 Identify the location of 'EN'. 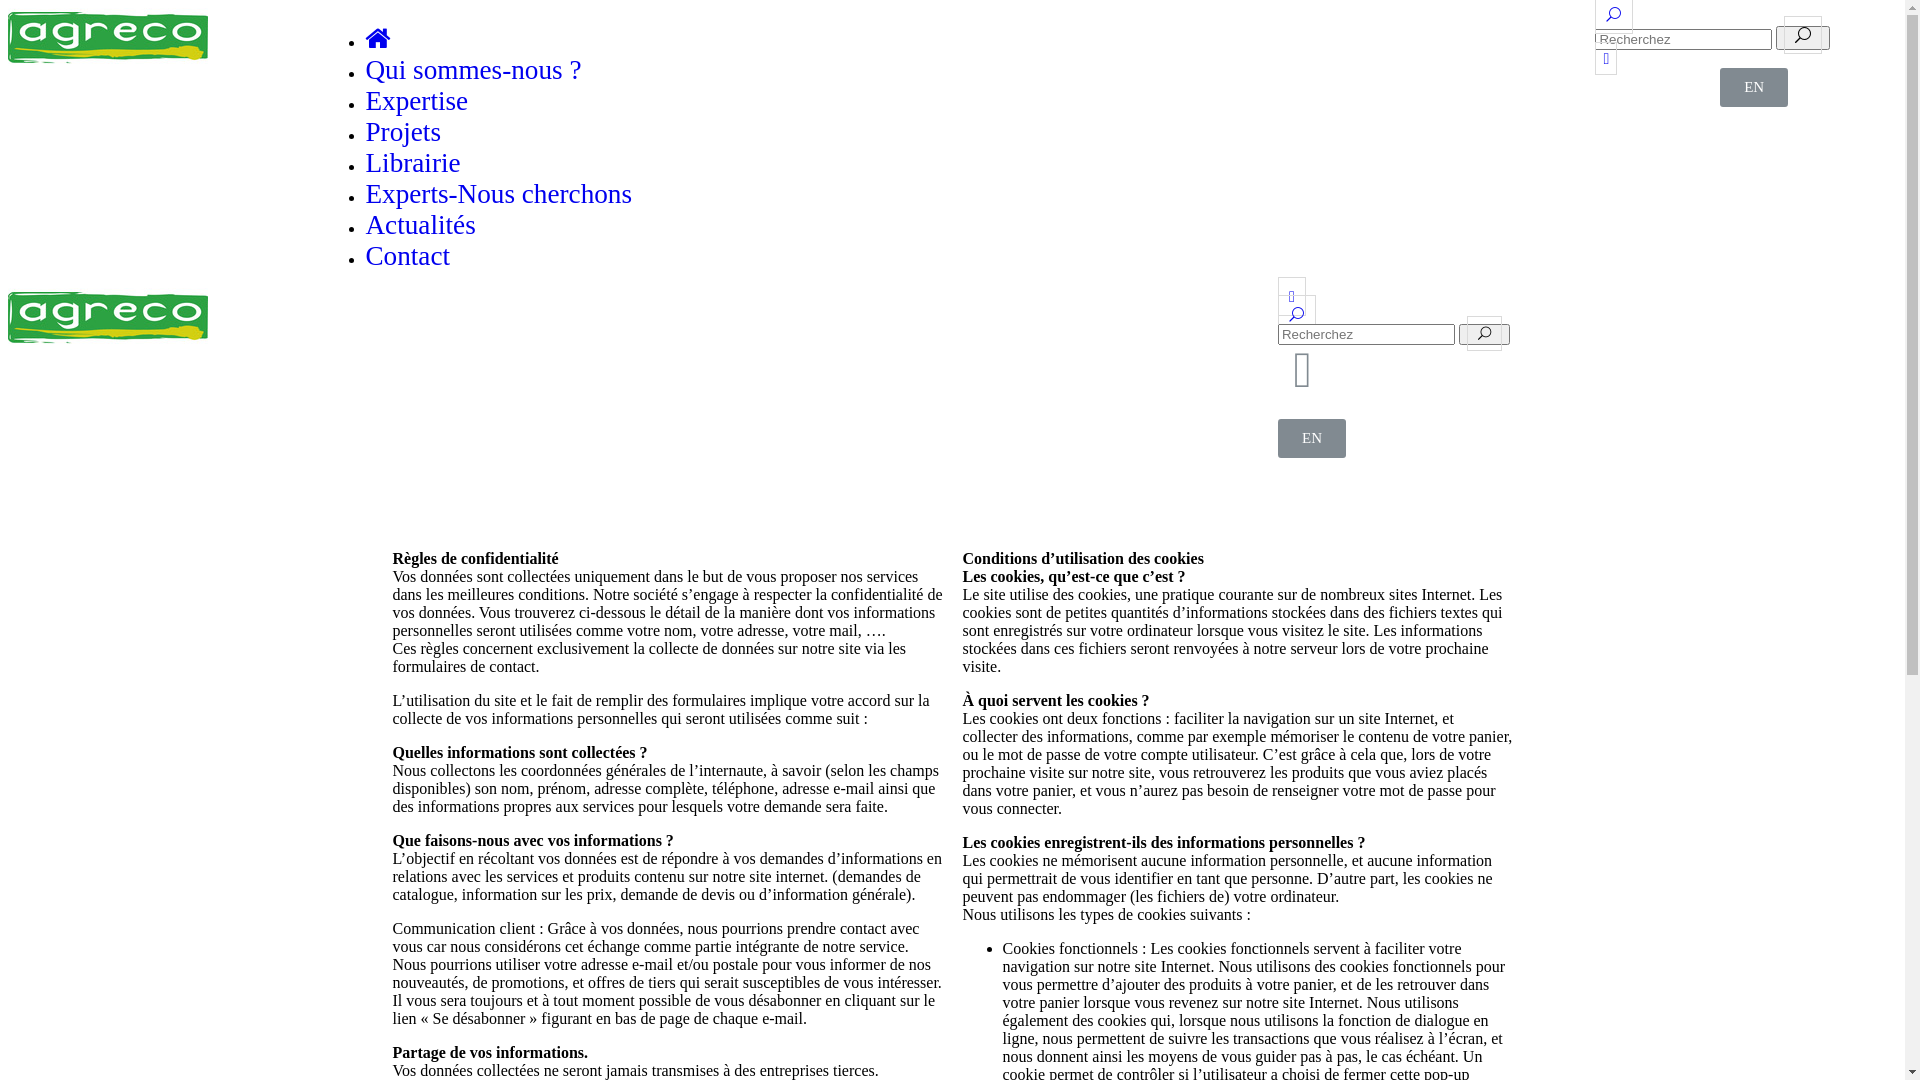
(1311, 437).